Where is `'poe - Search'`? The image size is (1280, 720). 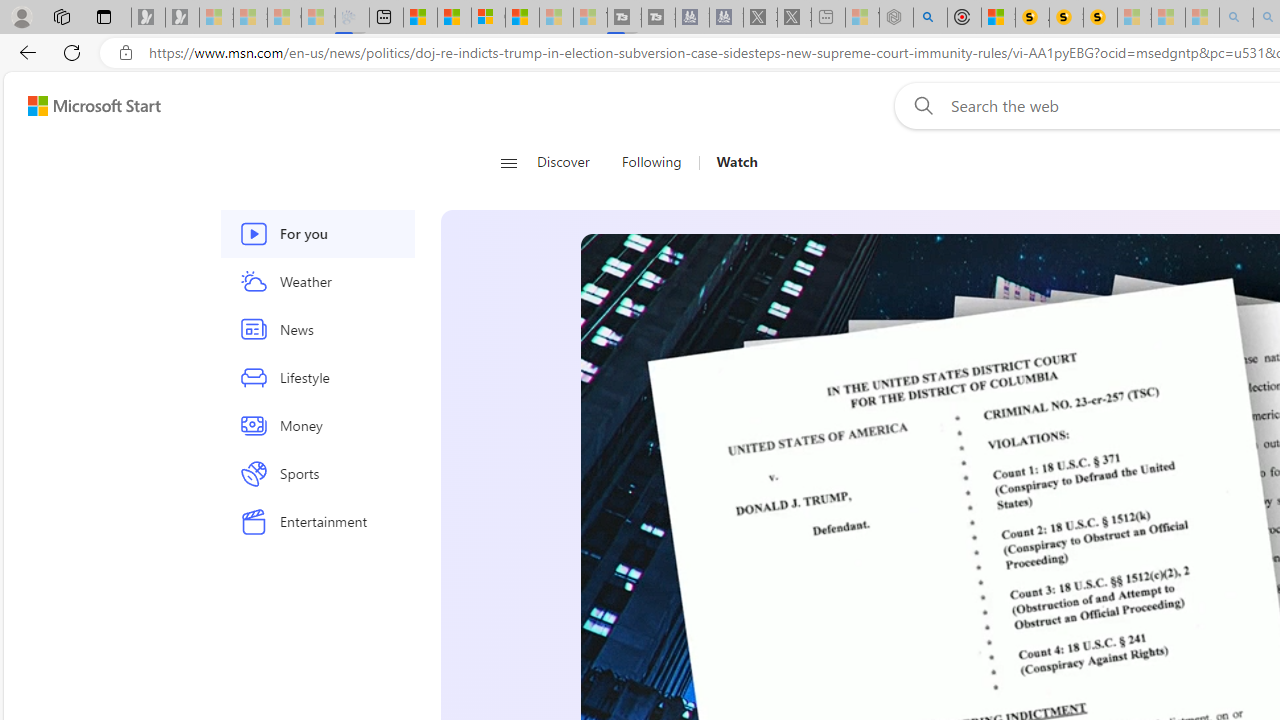 'poe - Search' is located at coordinates (929, 17).